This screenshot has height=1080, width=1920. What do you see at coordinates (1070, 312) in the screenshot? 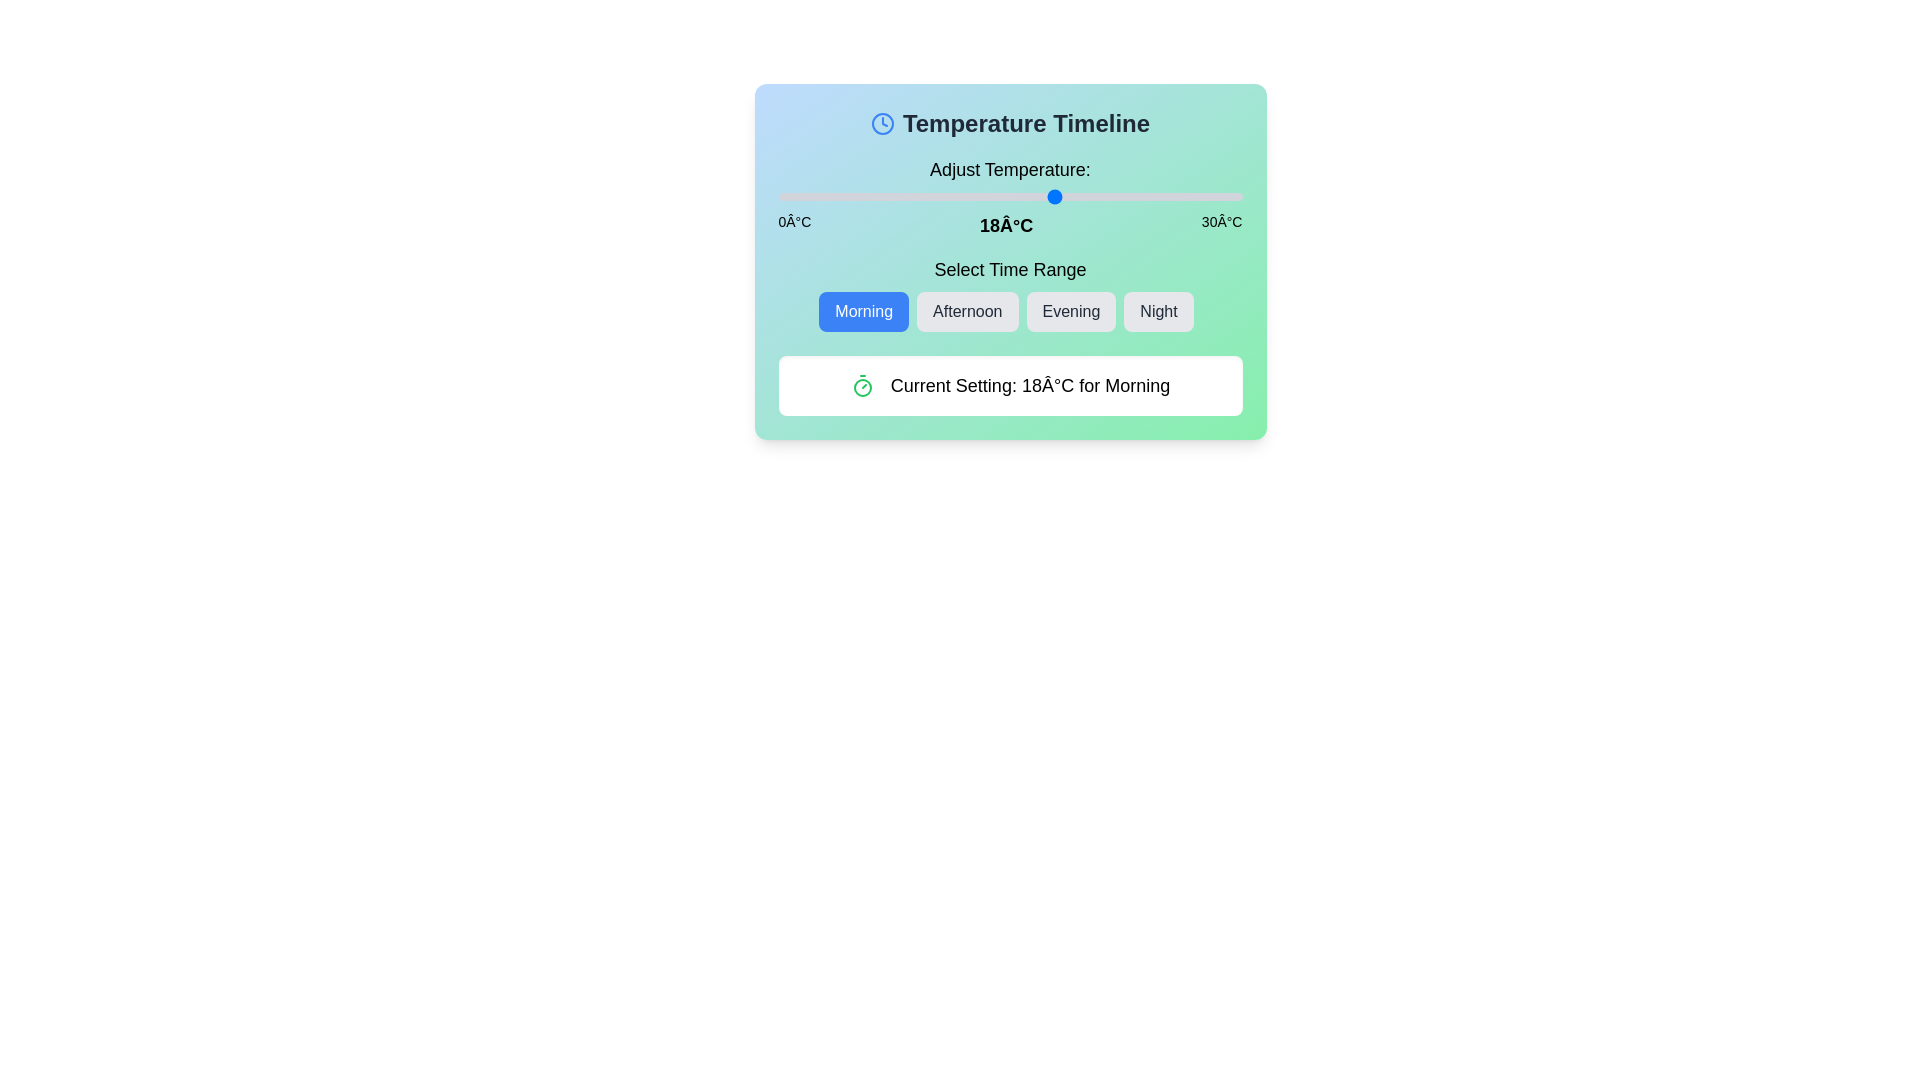
I see `the 'Evening' button to select the corresponding time range` at bounding box center [1070, 312].